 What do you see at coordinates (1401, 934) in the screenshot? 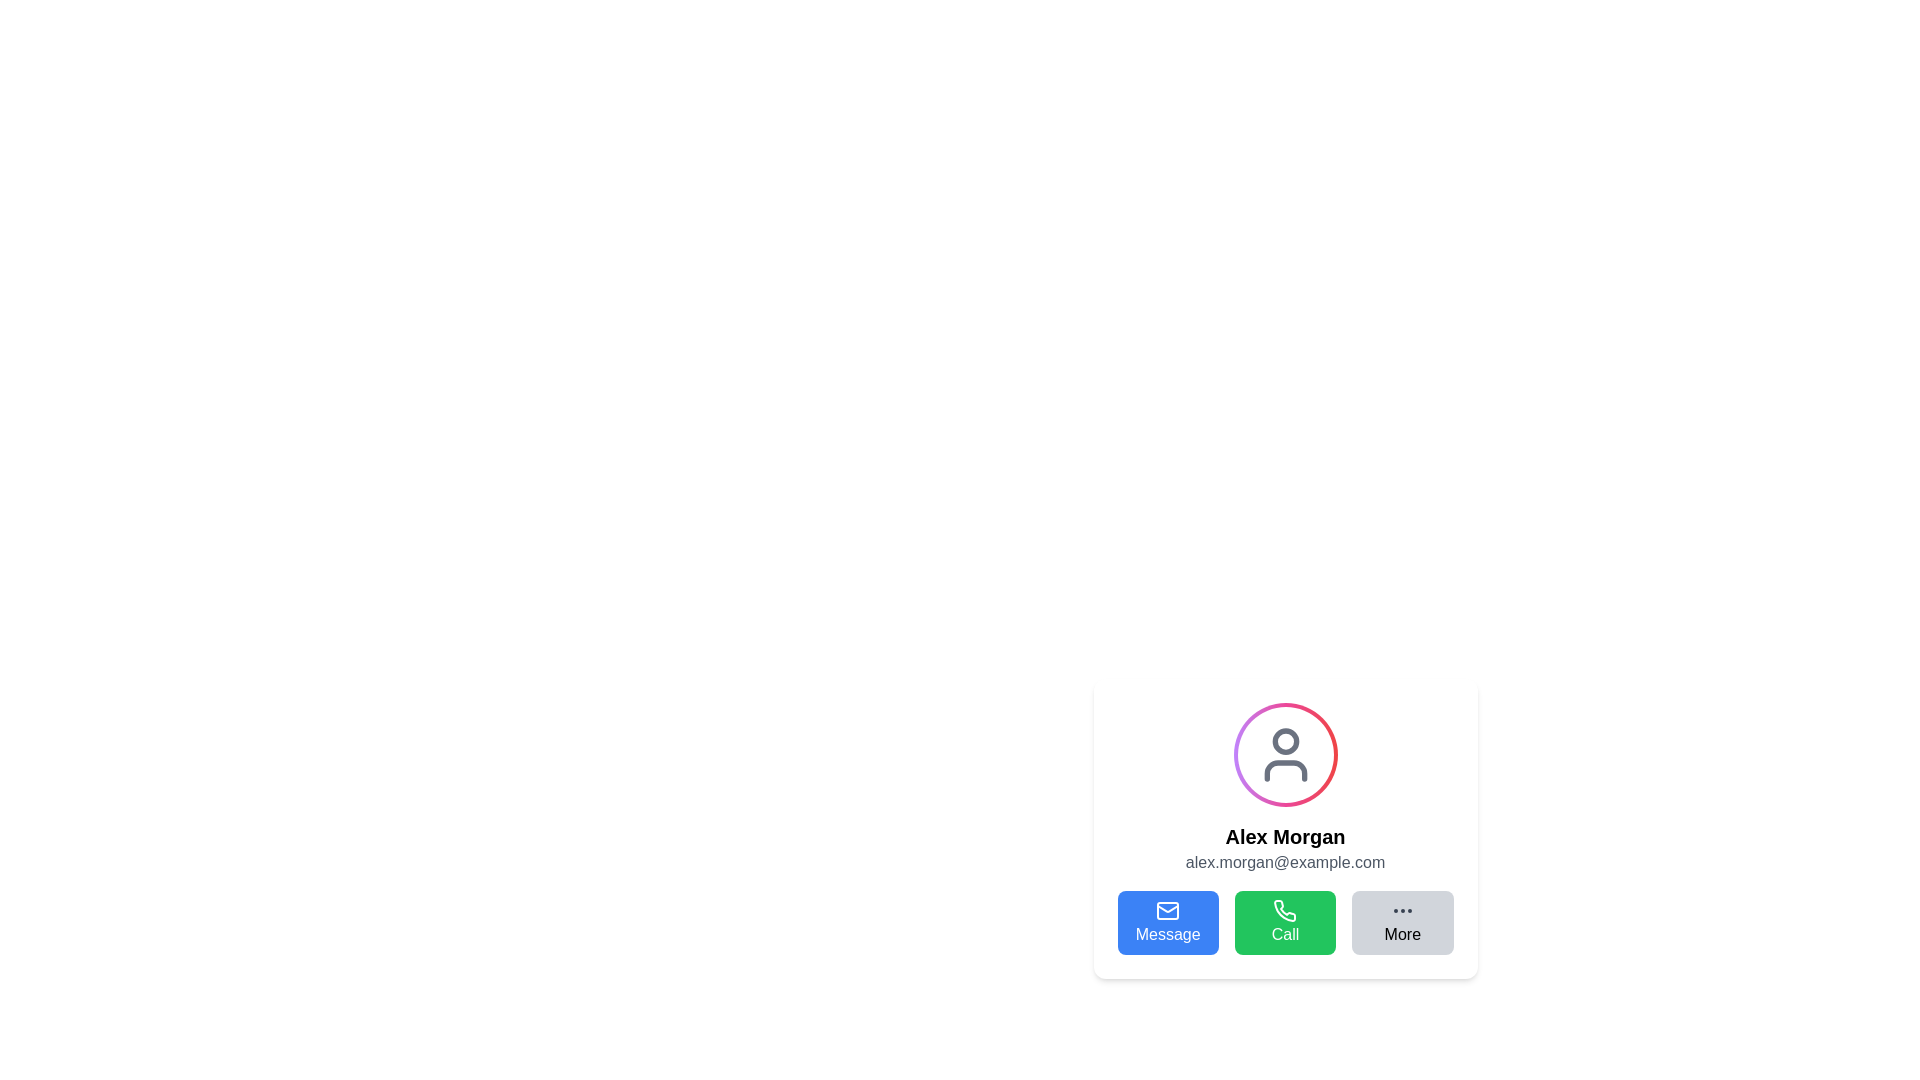
I see `the 'More' label located at the bottom-right corner of the card layout, beneath the button with three horizontal dots` at bounding box center [1401, 934].